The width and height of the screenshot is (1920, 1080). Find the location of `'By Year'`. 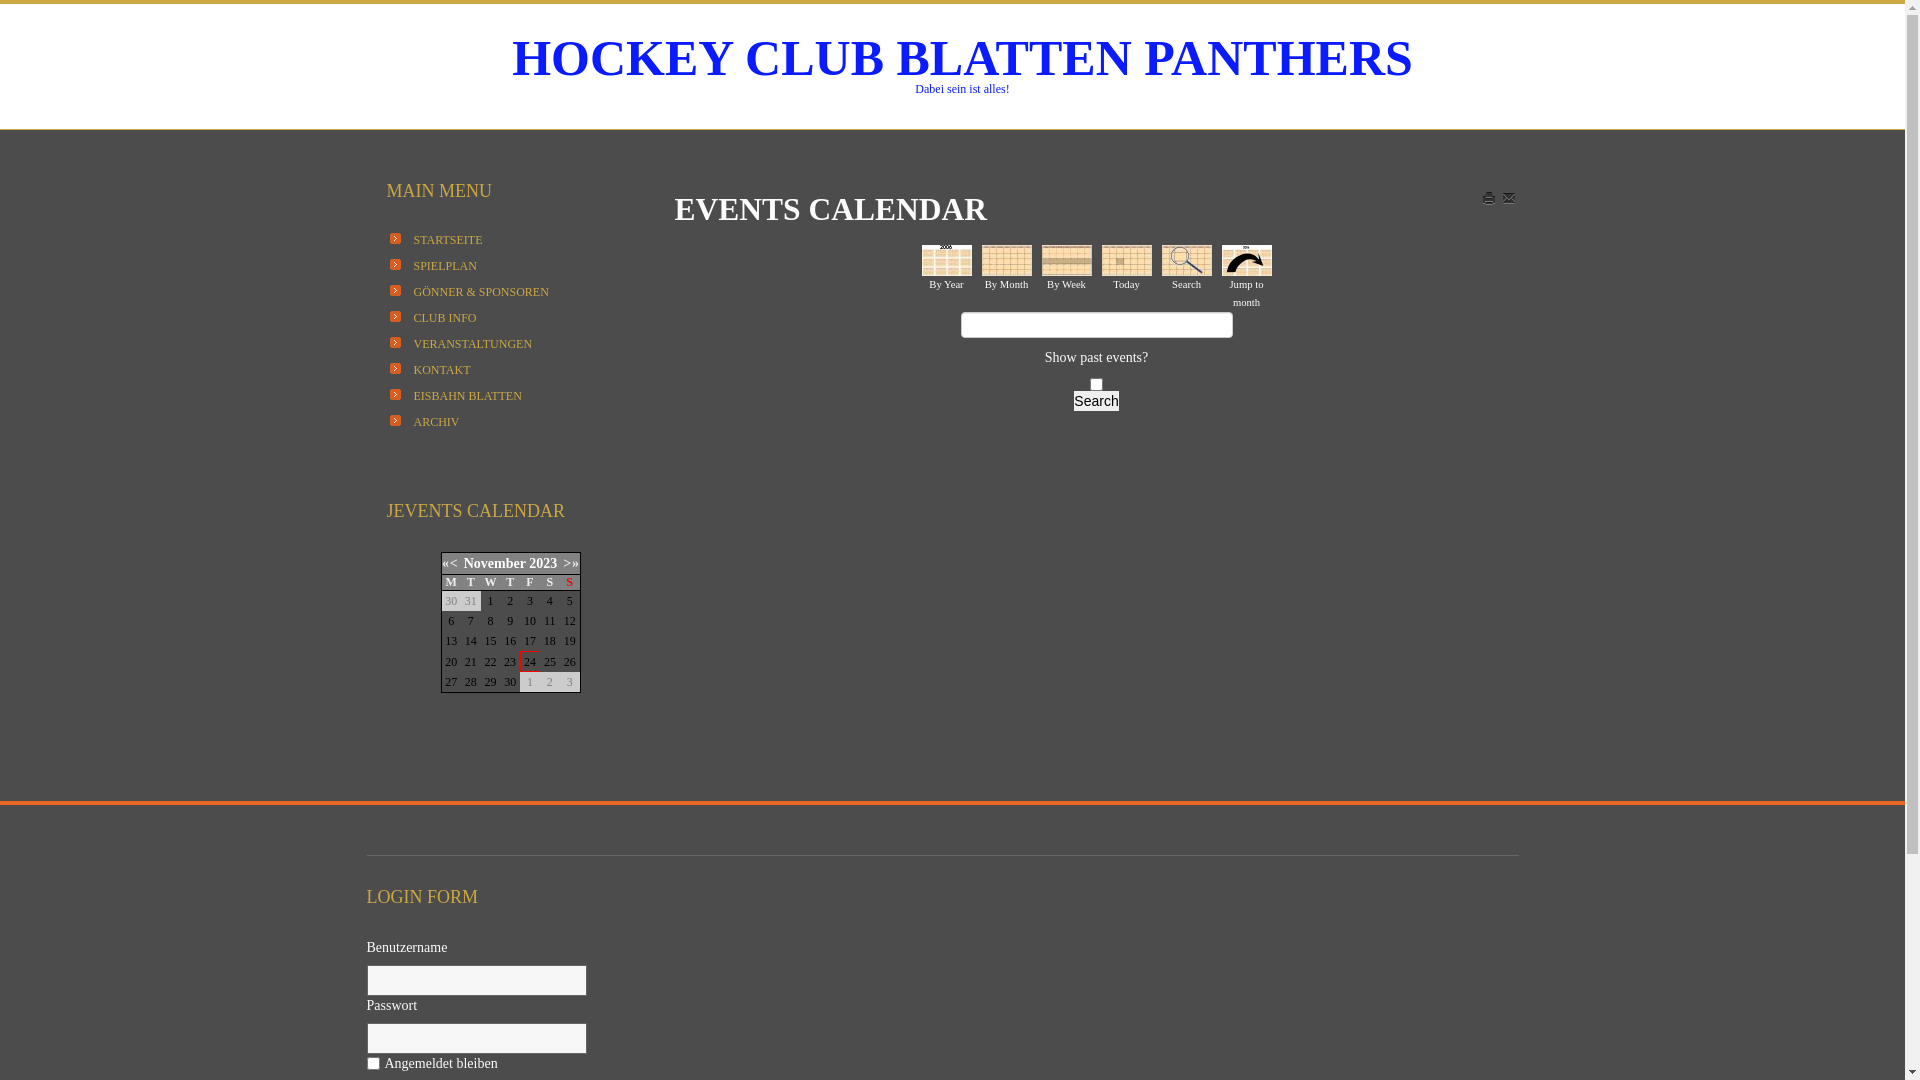

'By Year' is located at coordinates (945, 258).